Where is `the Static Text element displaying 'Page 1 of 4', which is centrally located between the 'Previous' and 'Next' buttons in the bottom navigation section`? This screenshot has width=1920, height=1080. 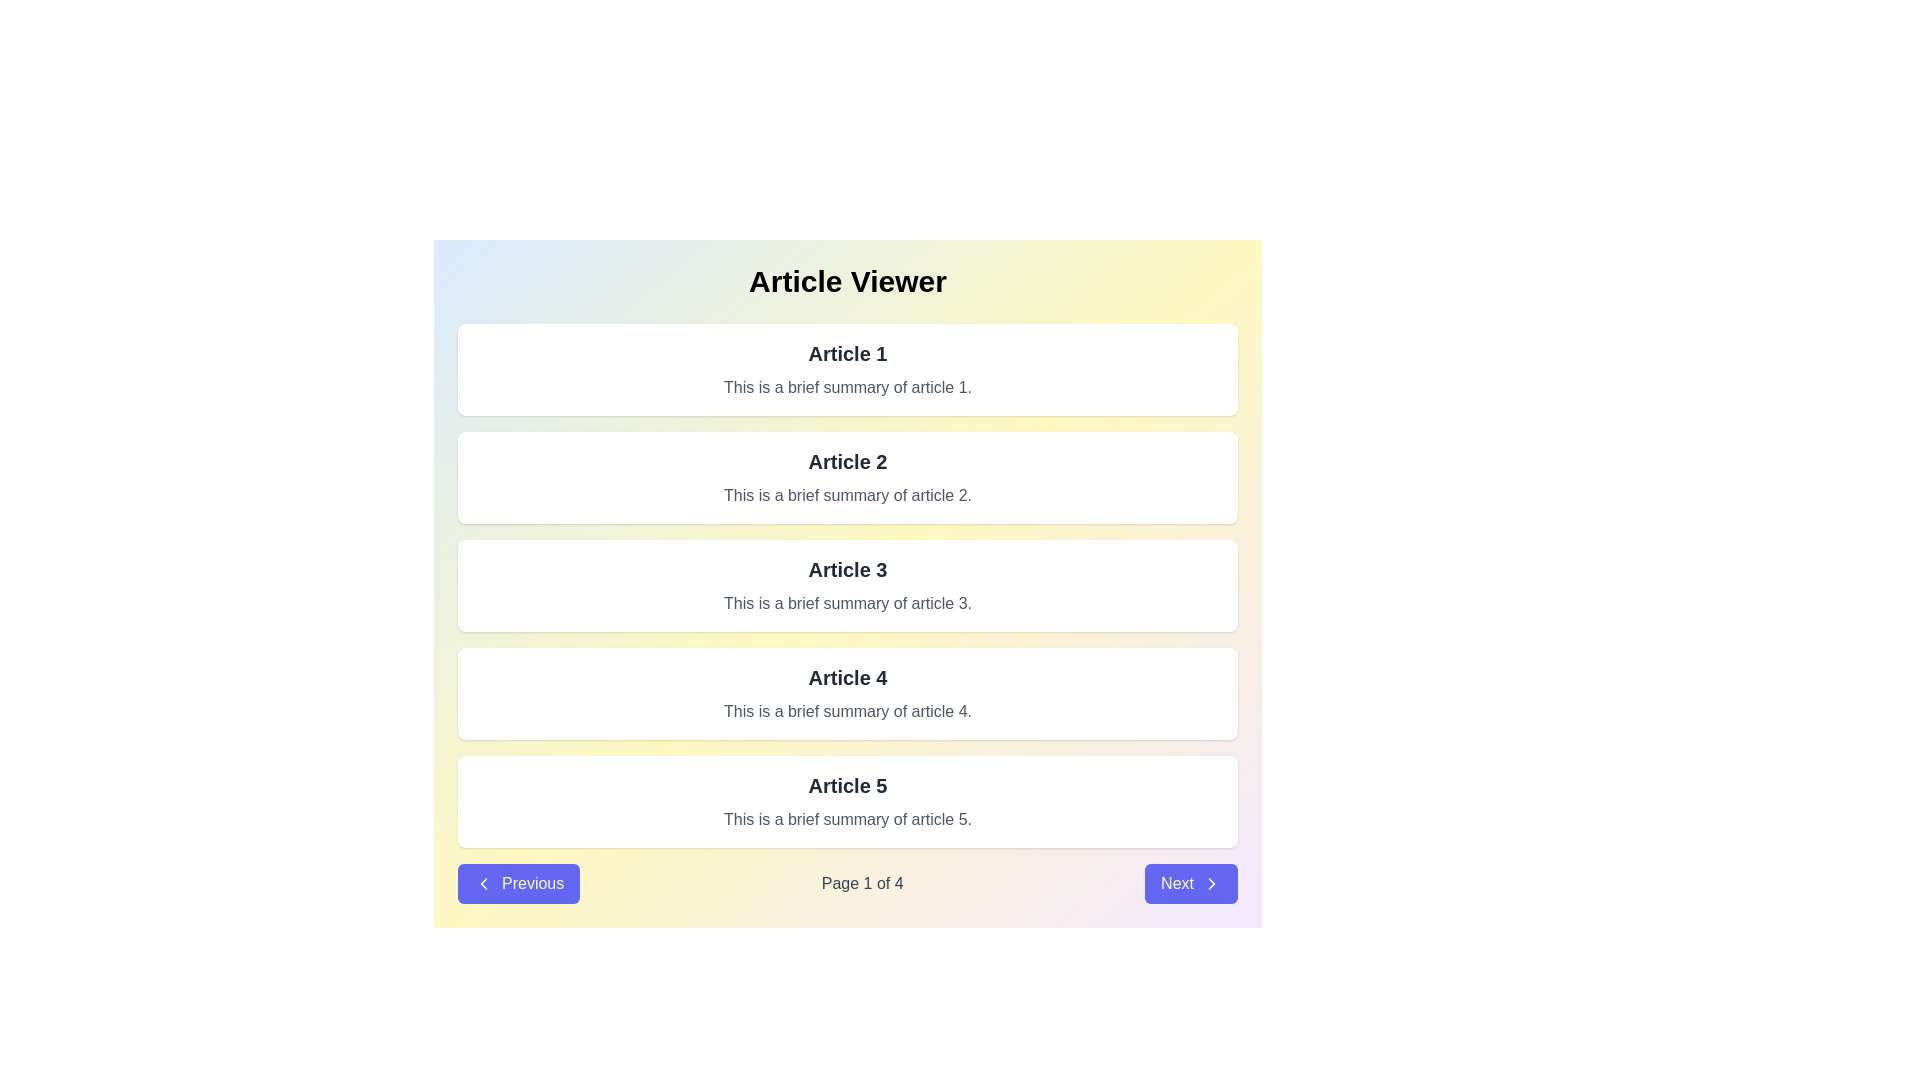 the Static Text element displaying 'Page 1 of 4', which is centrally located between the 'Previous' and 'Next' buttons in the bottom navigation section is located at coordinates (862, 882).